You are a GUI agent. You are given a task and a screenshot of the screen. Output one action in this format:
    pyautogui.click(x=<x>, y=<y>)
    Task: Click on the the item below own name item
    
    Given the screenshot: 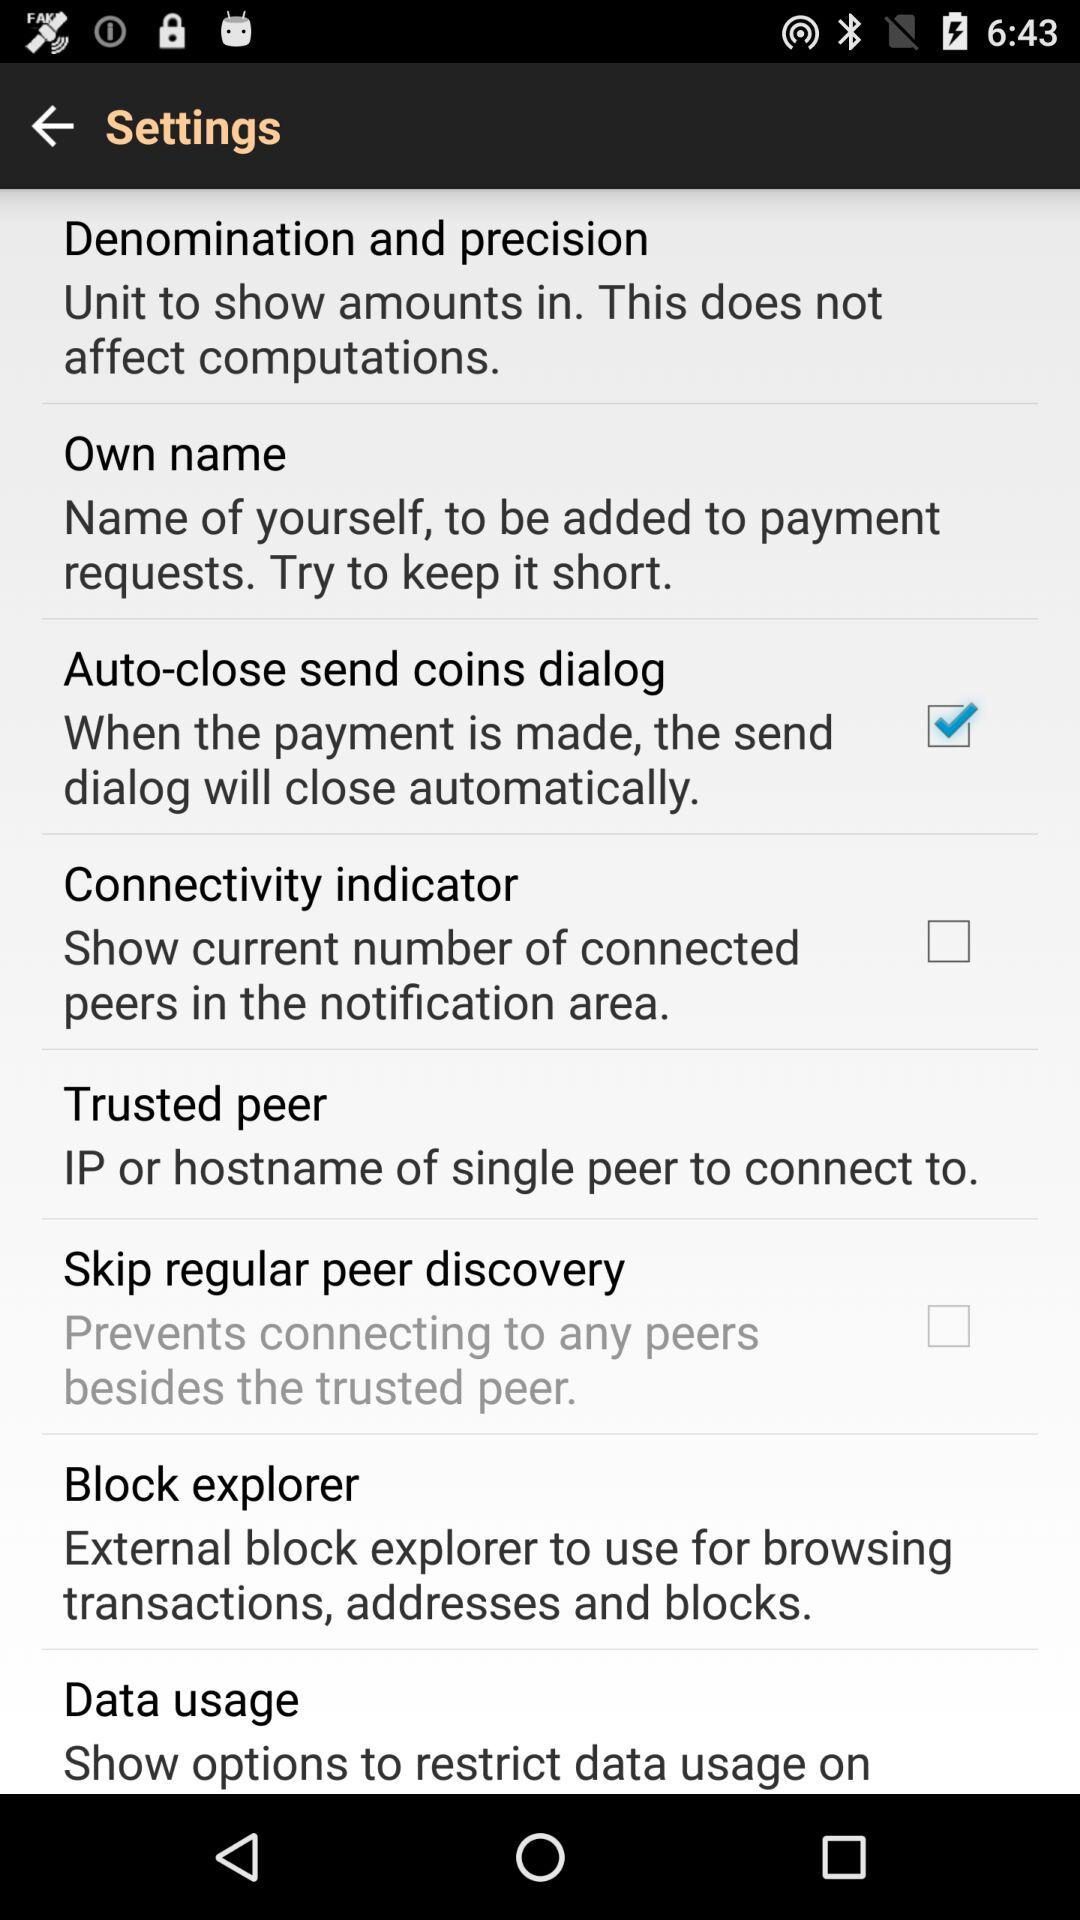 What is the action you would take?
    pyautogui.click(x=525, y=542)
    